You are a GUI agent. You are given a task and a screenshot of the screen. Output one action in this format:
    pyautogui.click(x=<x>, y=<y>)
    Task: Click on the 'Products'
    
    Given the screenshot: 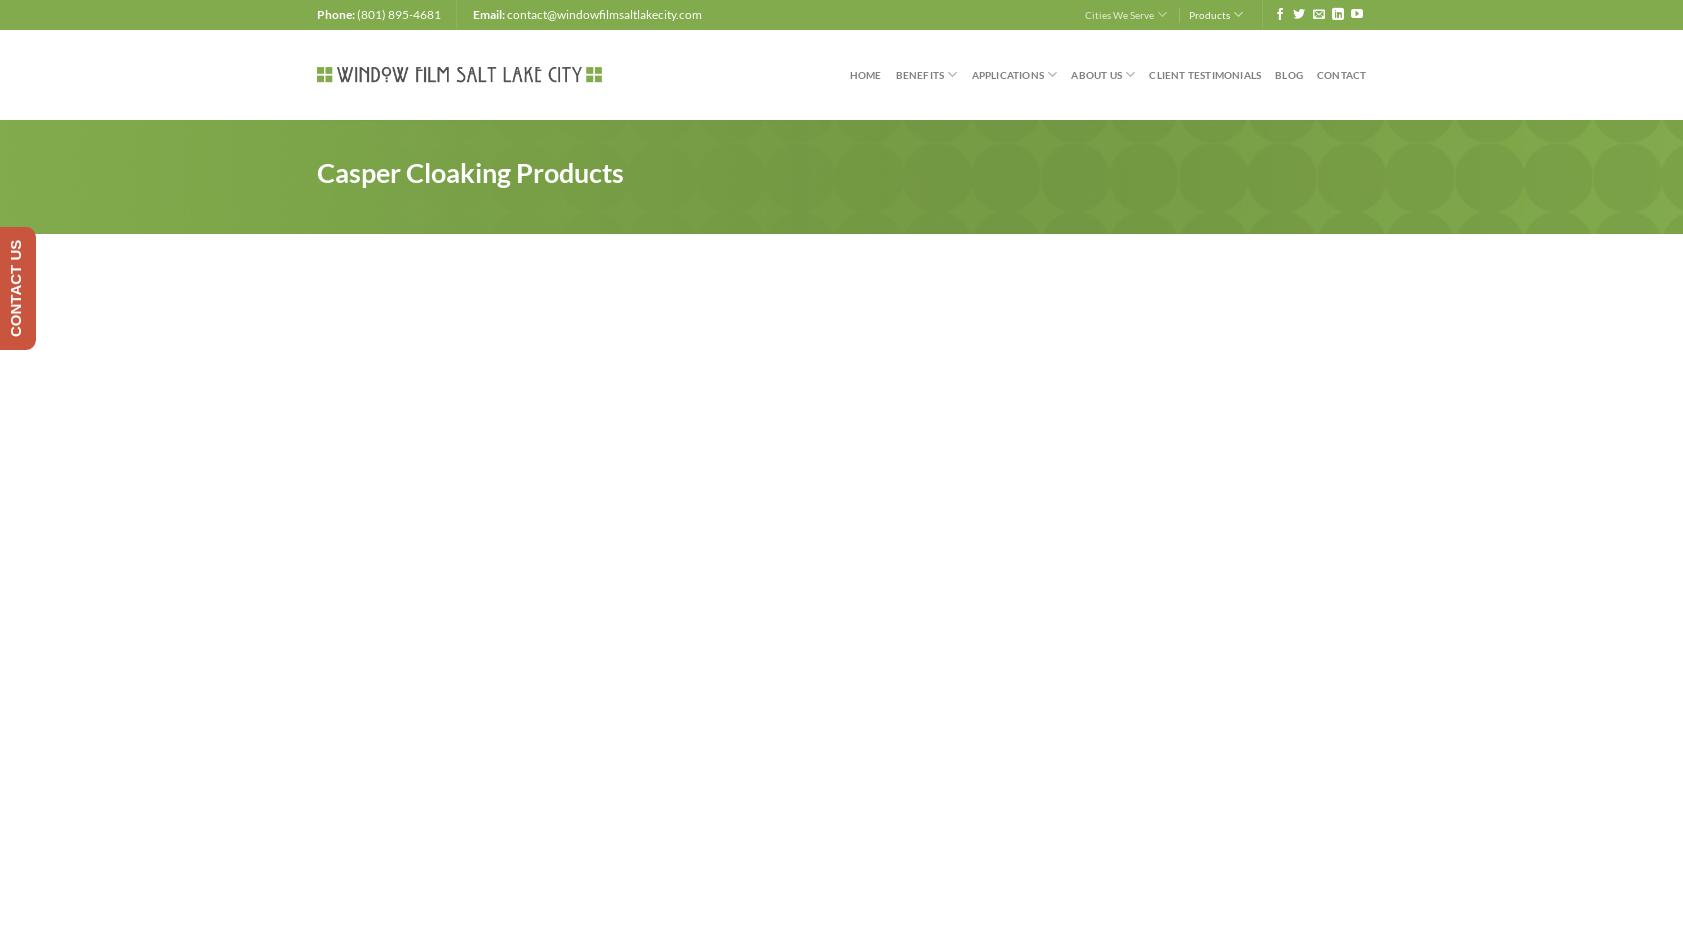 What is the action you would take?
    pyautogui.click(x=1208, y=14)
    